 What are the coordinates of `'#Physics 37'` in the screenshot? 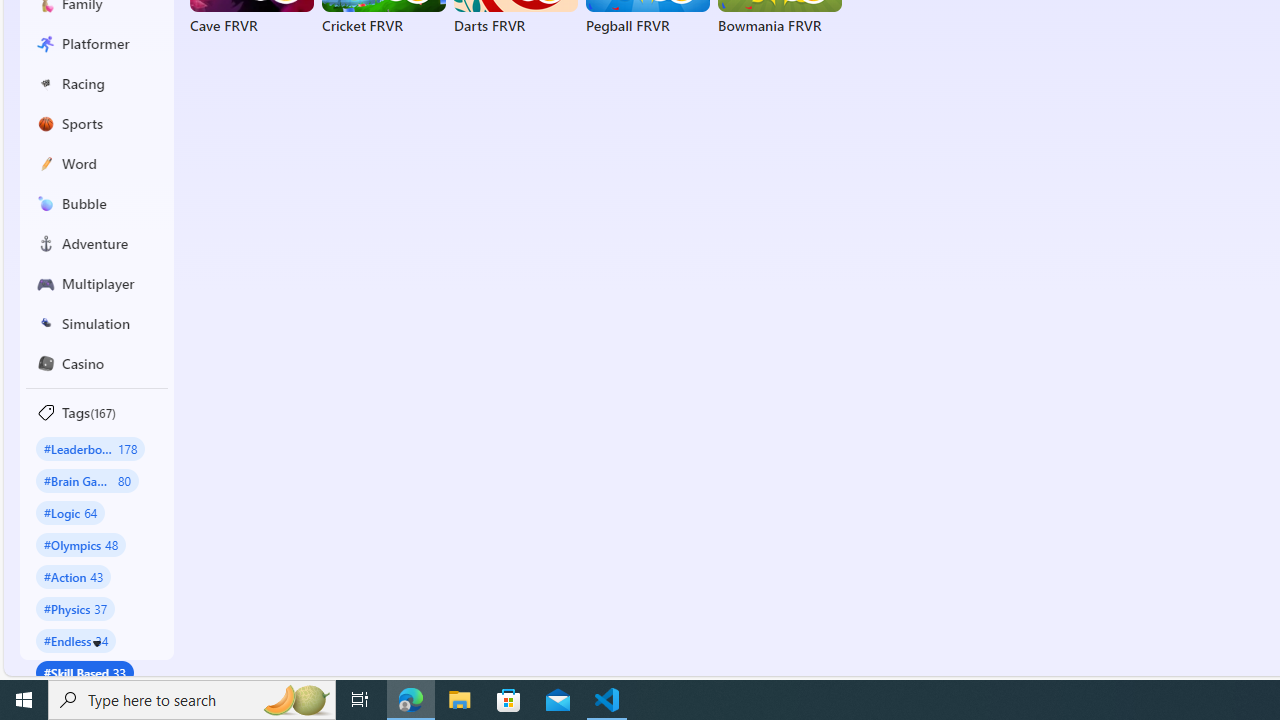 It's located at (76, 607).